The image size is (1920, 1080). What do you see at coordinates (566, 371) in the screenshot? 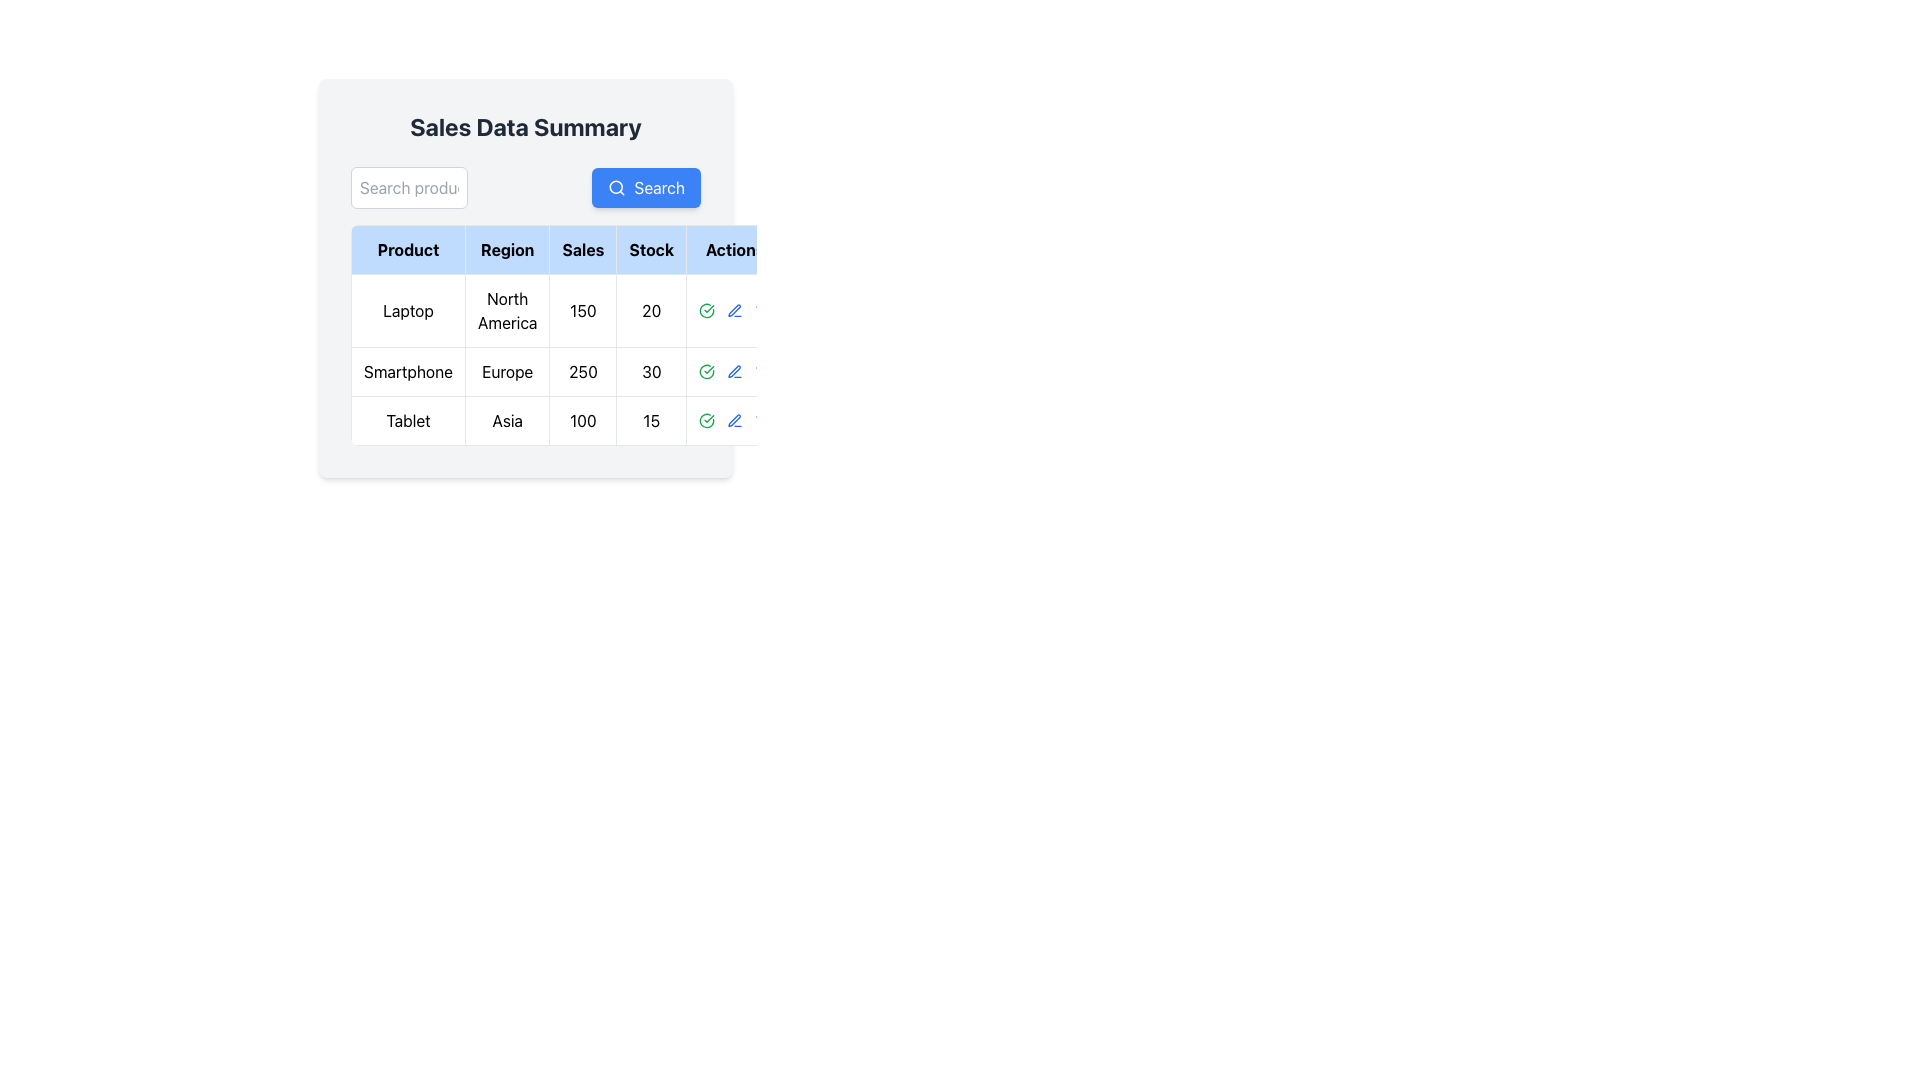
I see `the second row in the 'Sales Data Summary' table that displays sales data for a product, which includes the name, region, sales figure, and stock count` at bounding box center [566, 371].